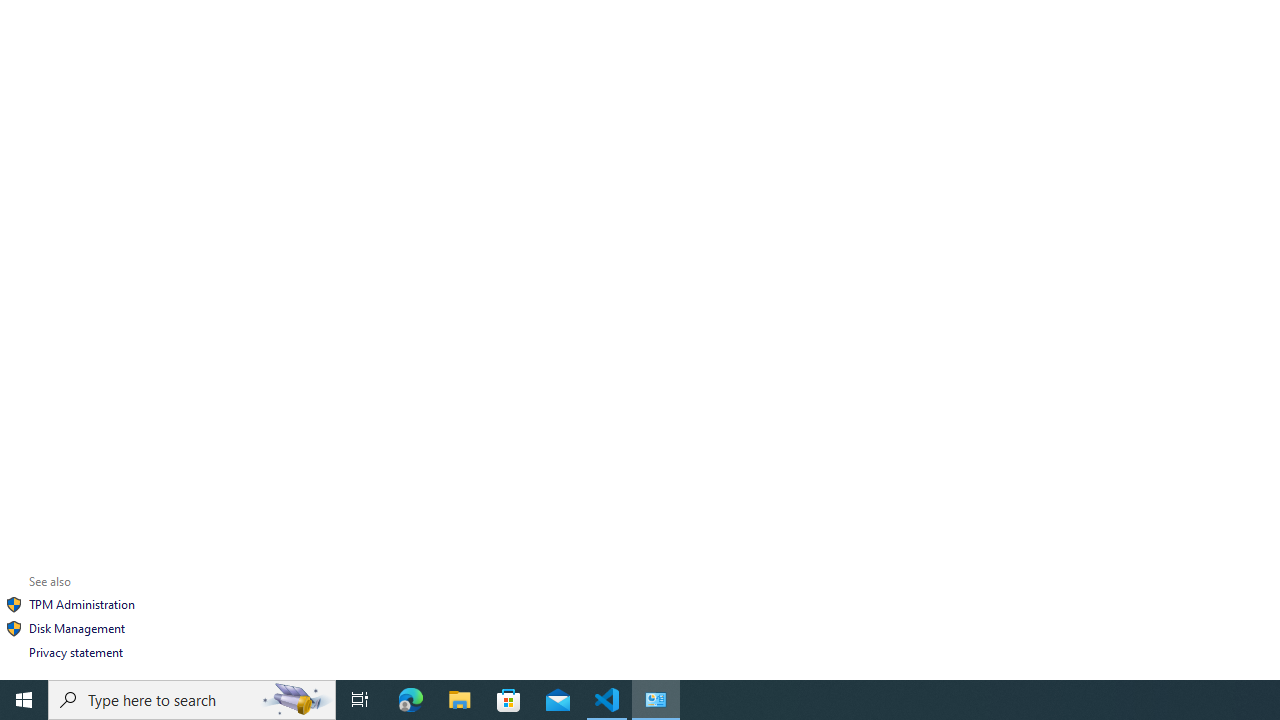  I want to click on 'Microsoft Store', so click(509, 698).